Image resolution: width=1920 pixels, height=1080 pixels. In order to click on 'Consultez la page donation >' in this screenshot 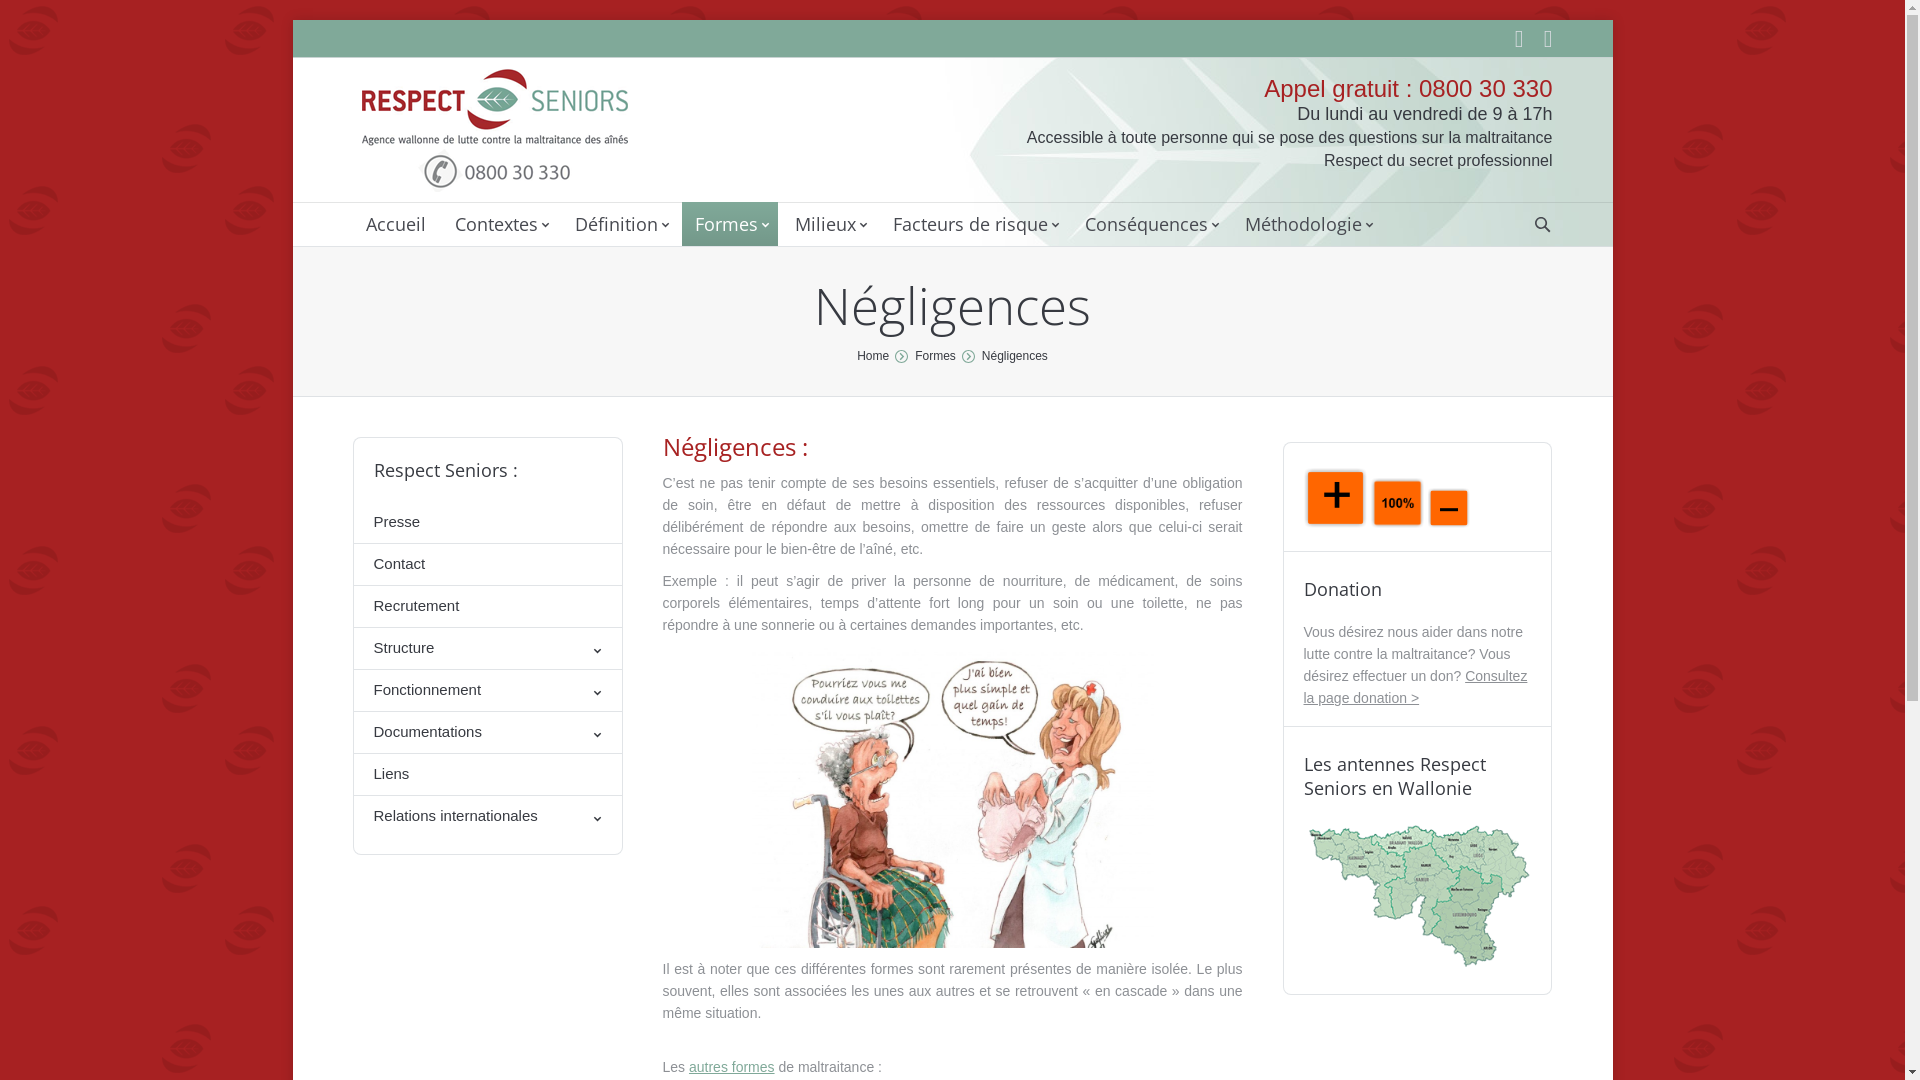, I will do `click(1415, 685)`.